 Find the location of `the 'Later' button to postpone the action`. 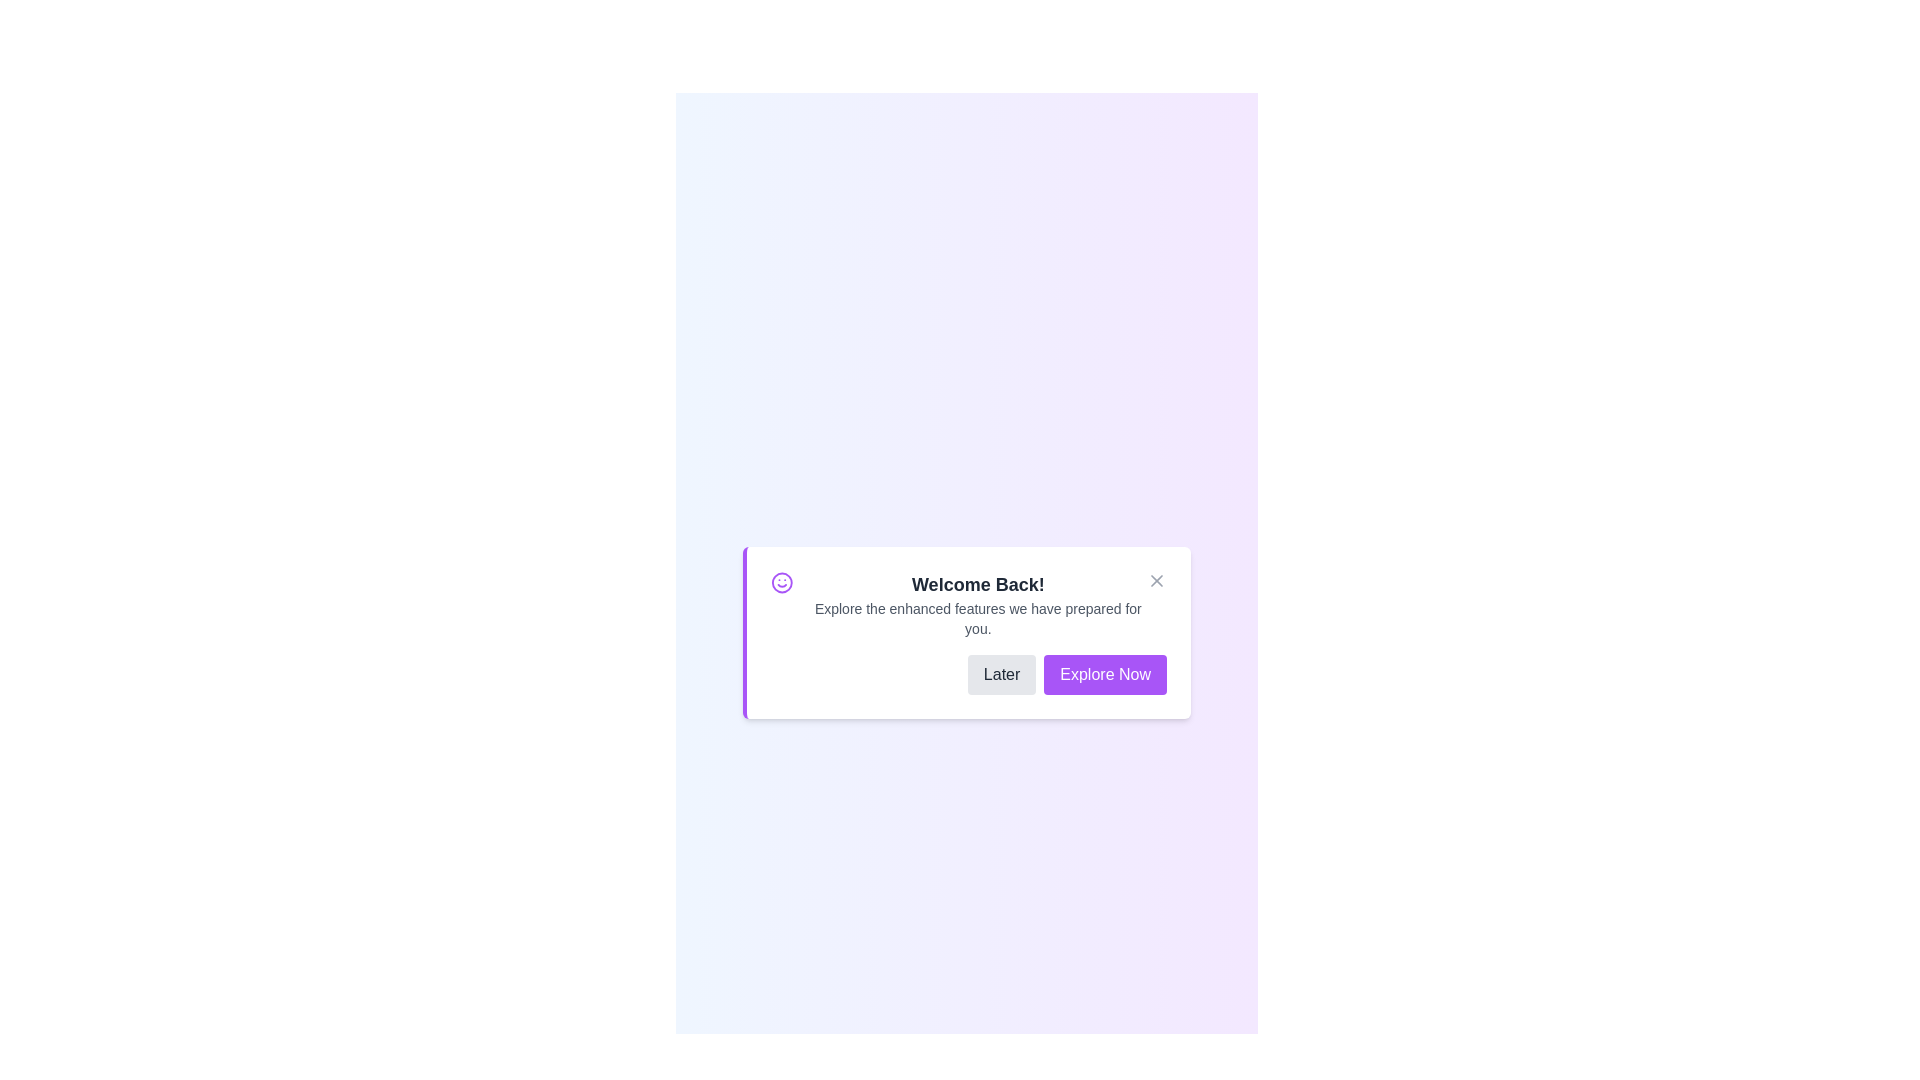

the 'Later' button to postpone the action is located at coordinates (1002, 675).